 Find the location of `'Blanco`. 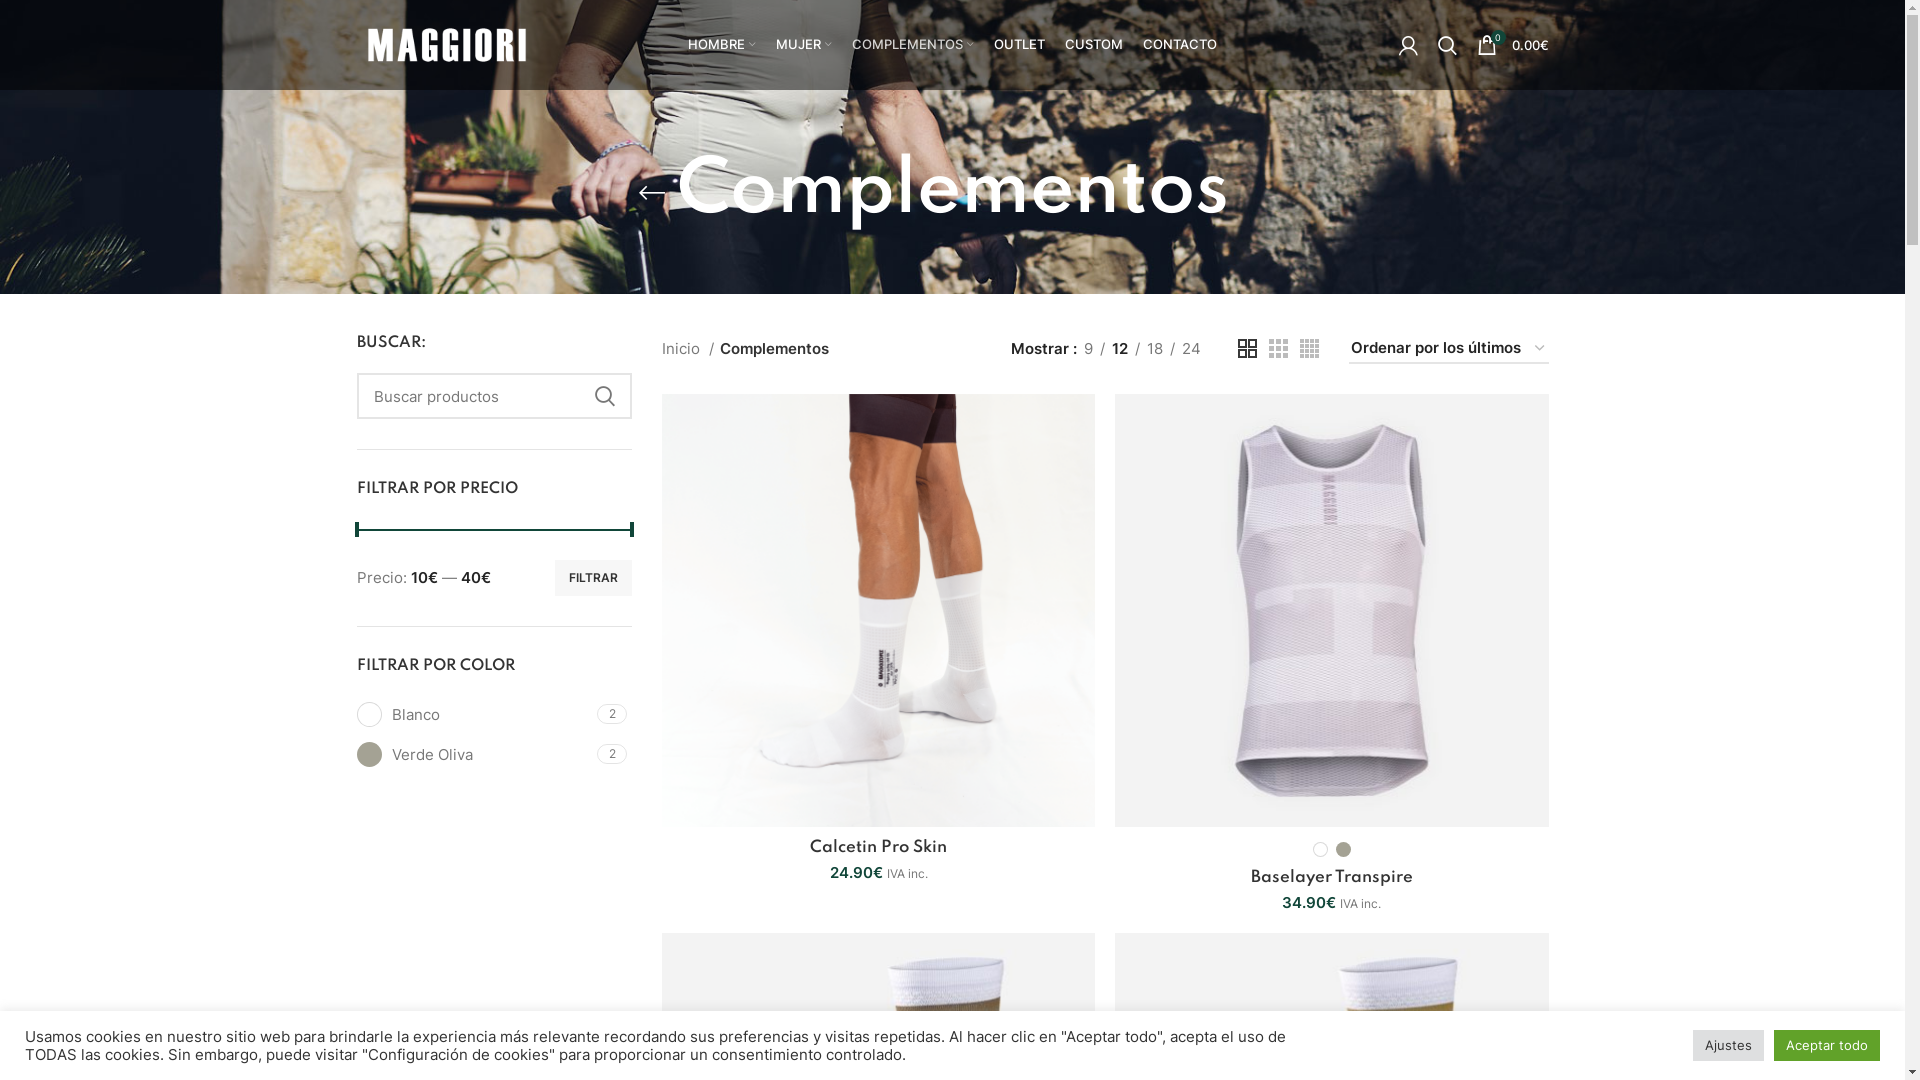

'Blanco is located at coordinates (473, 713).